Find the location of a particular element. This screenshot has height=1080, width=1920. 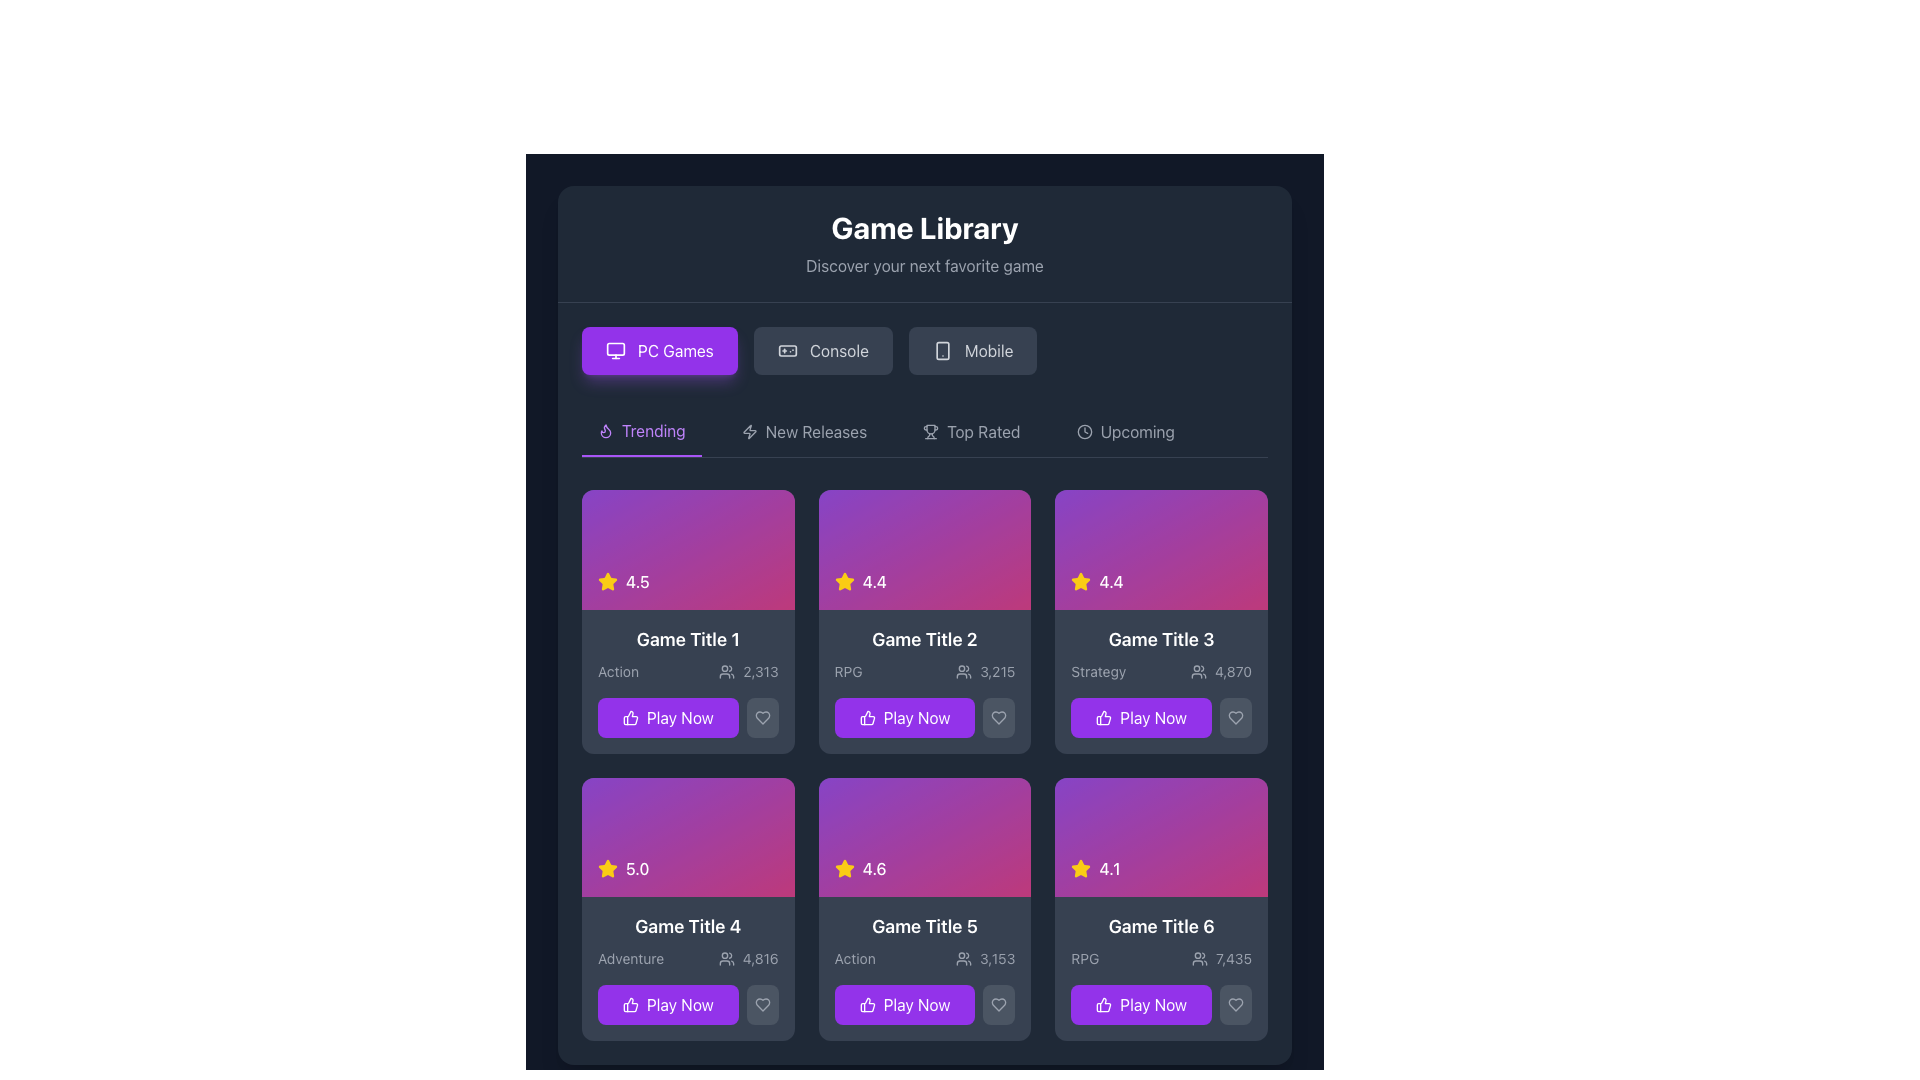

the heart-shaped icon, which is a favorite button located in the bottom right corner of the 'Game Title 3' card in the game cards grid, to change its visual state is located at coordinates (1235, 716).